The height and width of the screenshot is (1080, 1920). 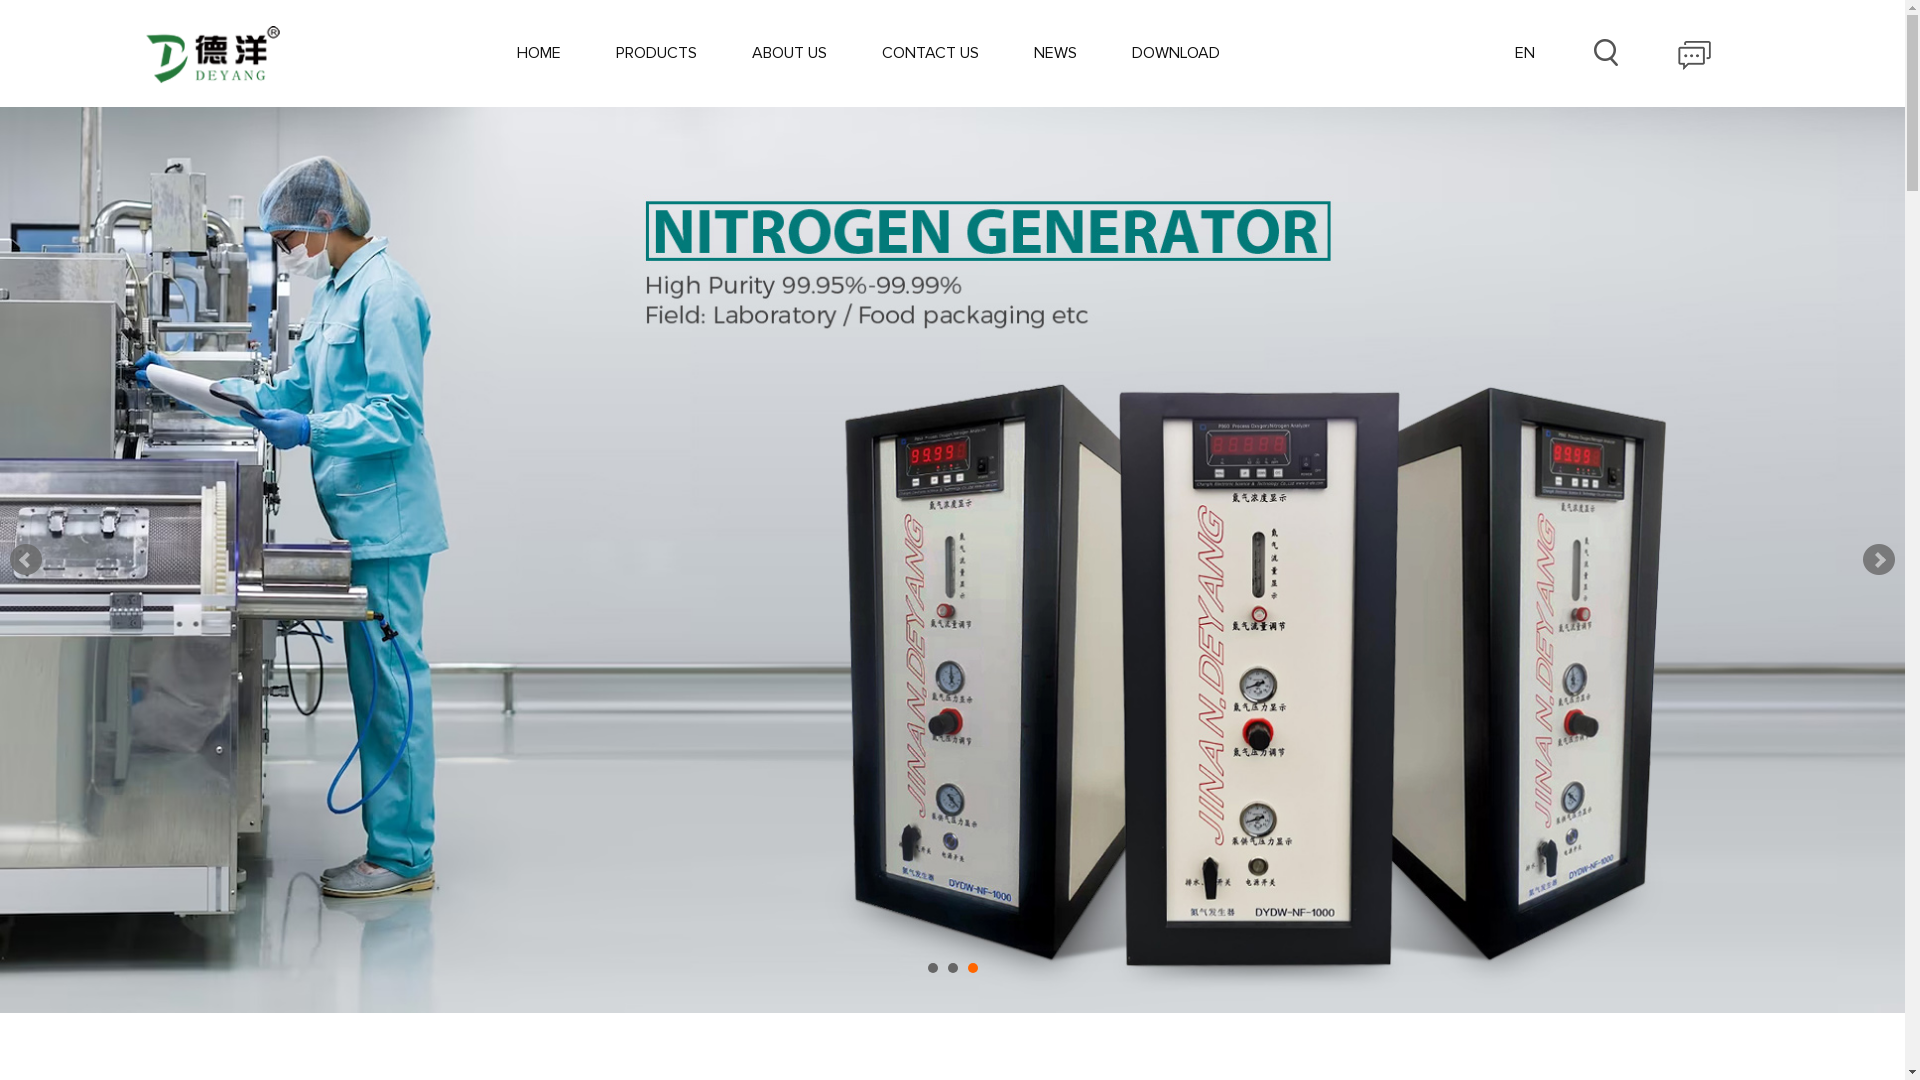 What do you see at coordinates (788, 52) in the screenshot?
I see `'ABOUT US'` at bounding box center [788, 52].